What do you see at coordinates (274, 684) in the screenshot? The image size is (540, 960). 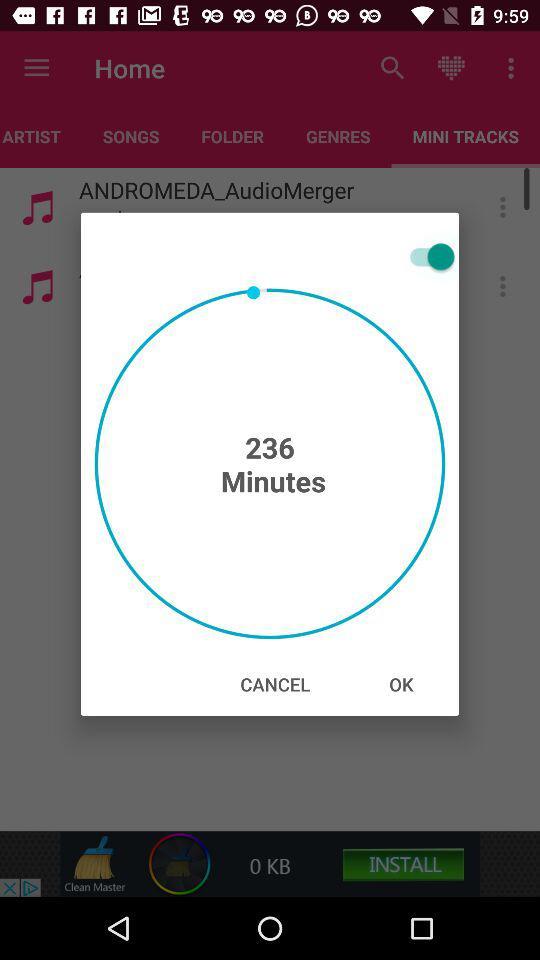 I see `cancel` at bounding box center [274, 684].